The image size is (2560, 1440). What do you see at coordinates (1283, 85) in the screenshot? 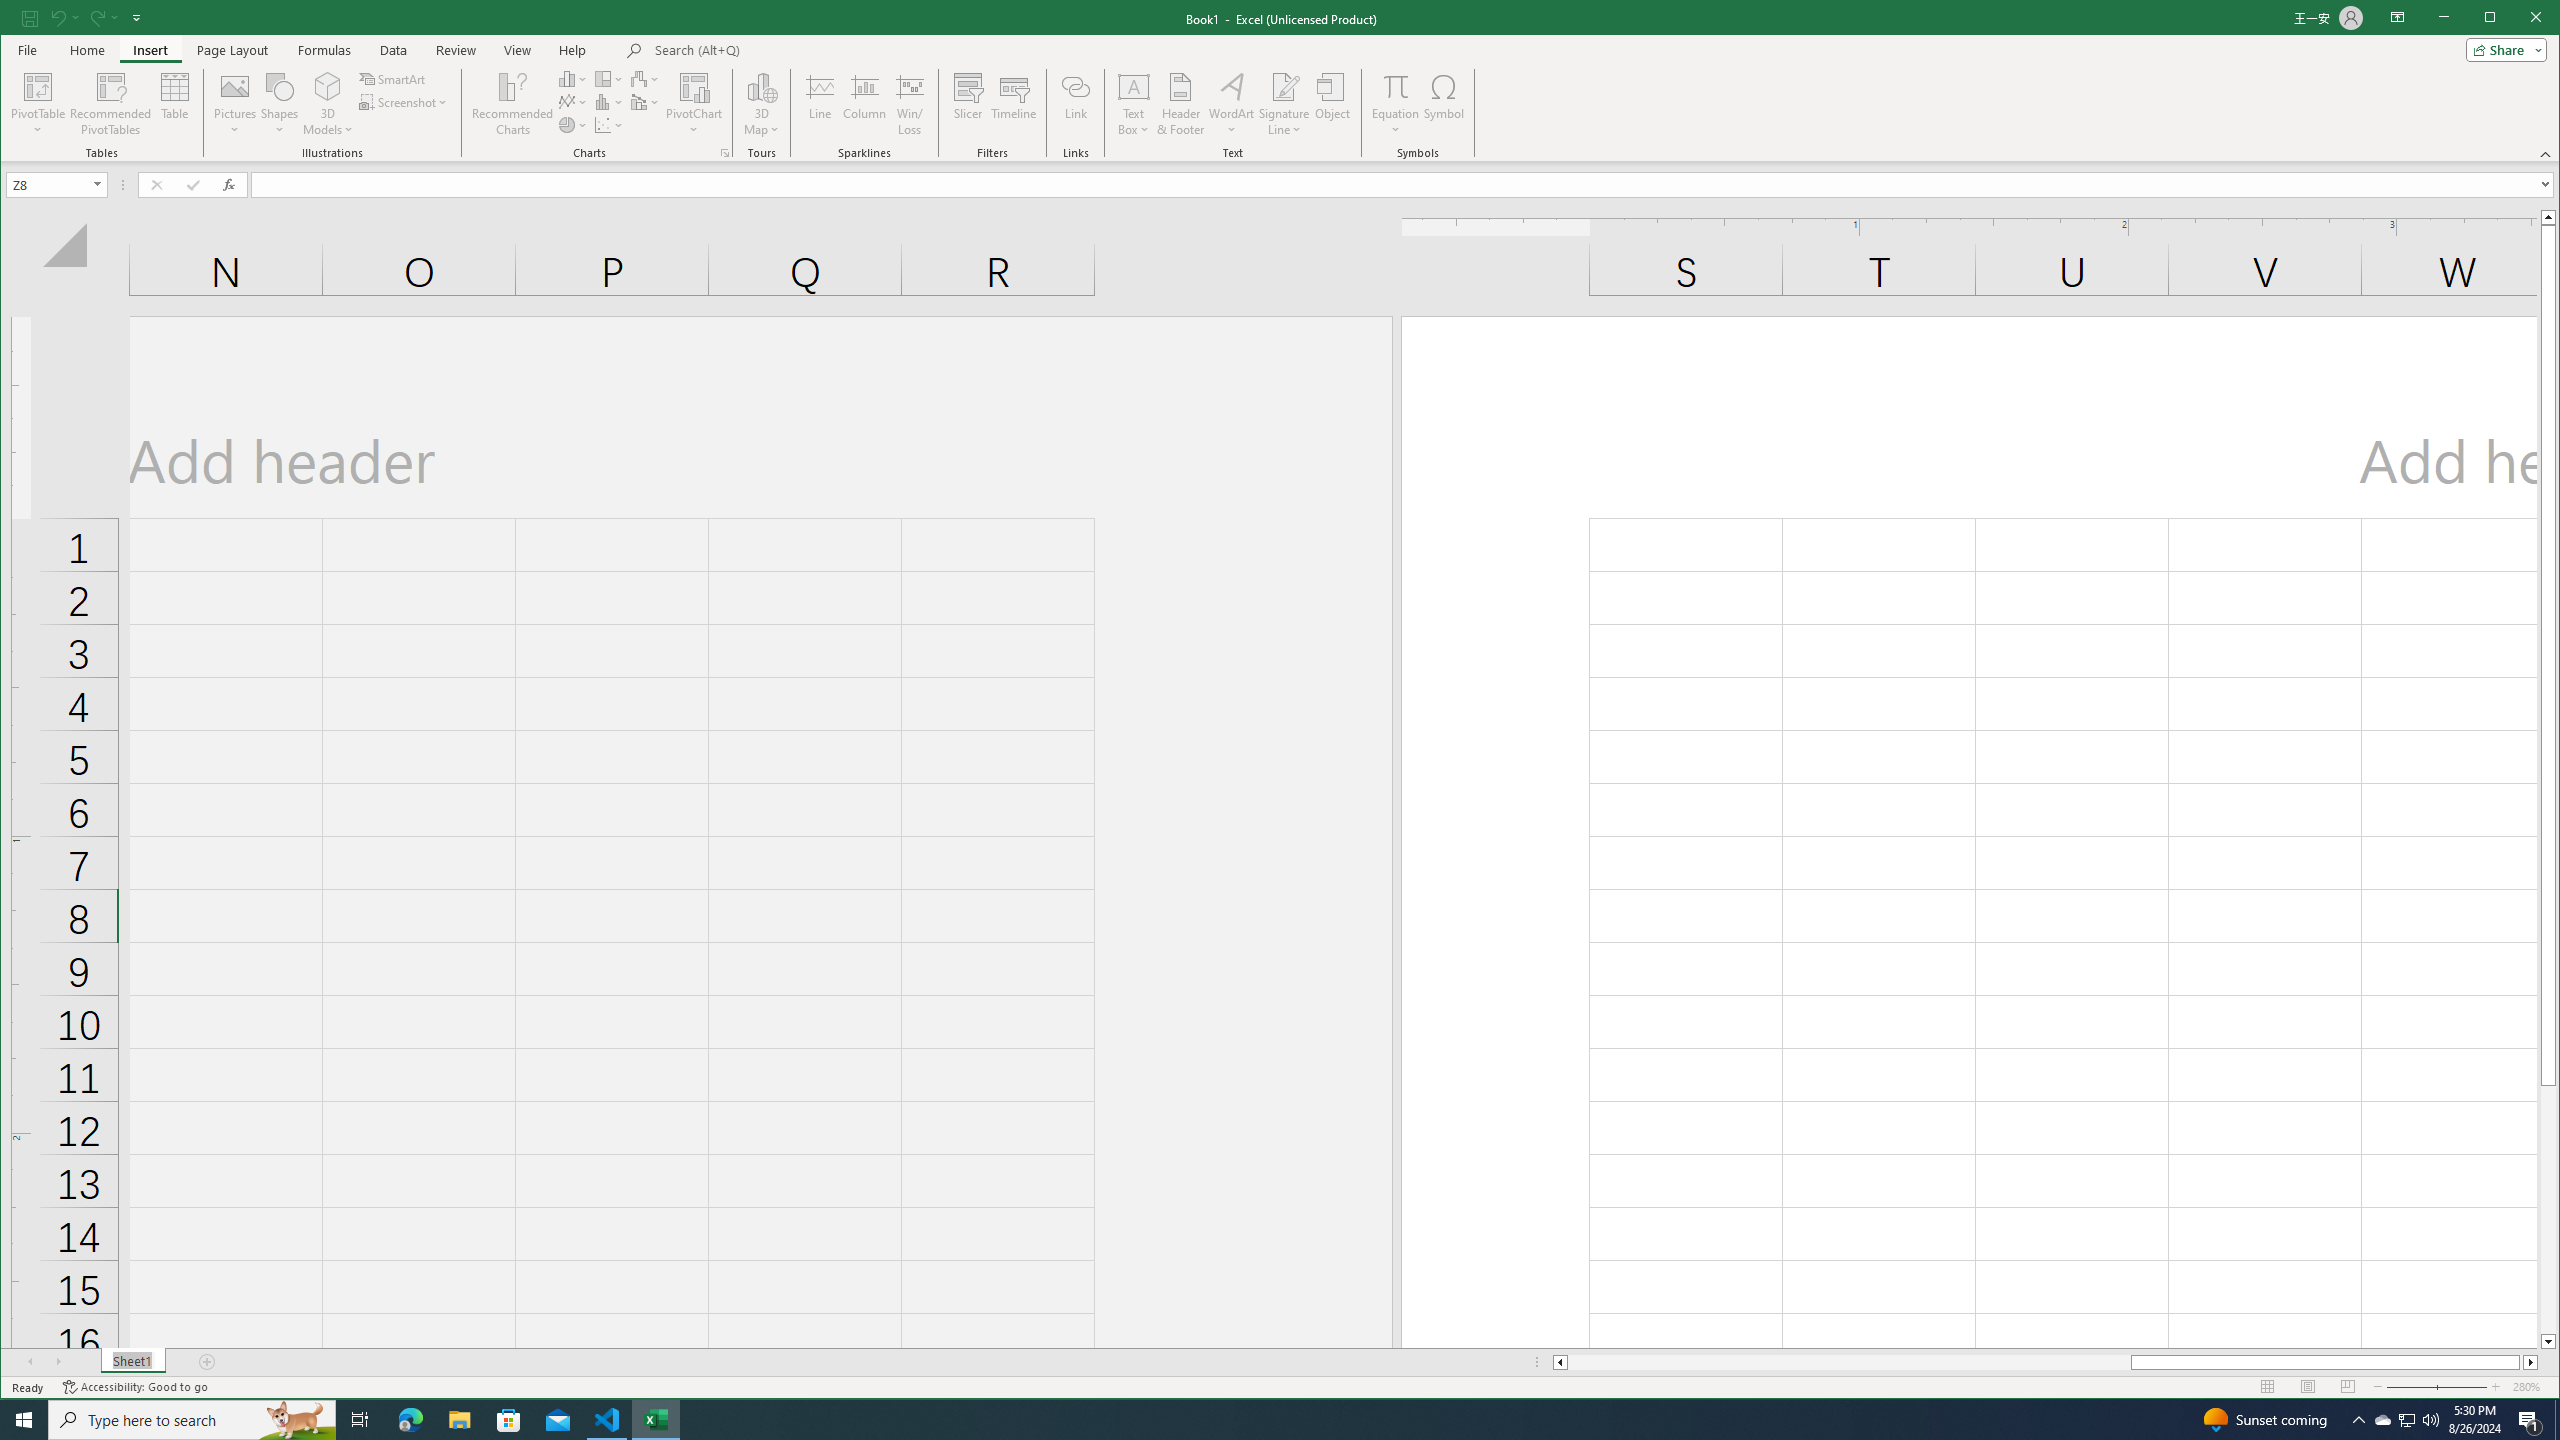
I see `'Signature Line'` at bounding box center [1283, 85].